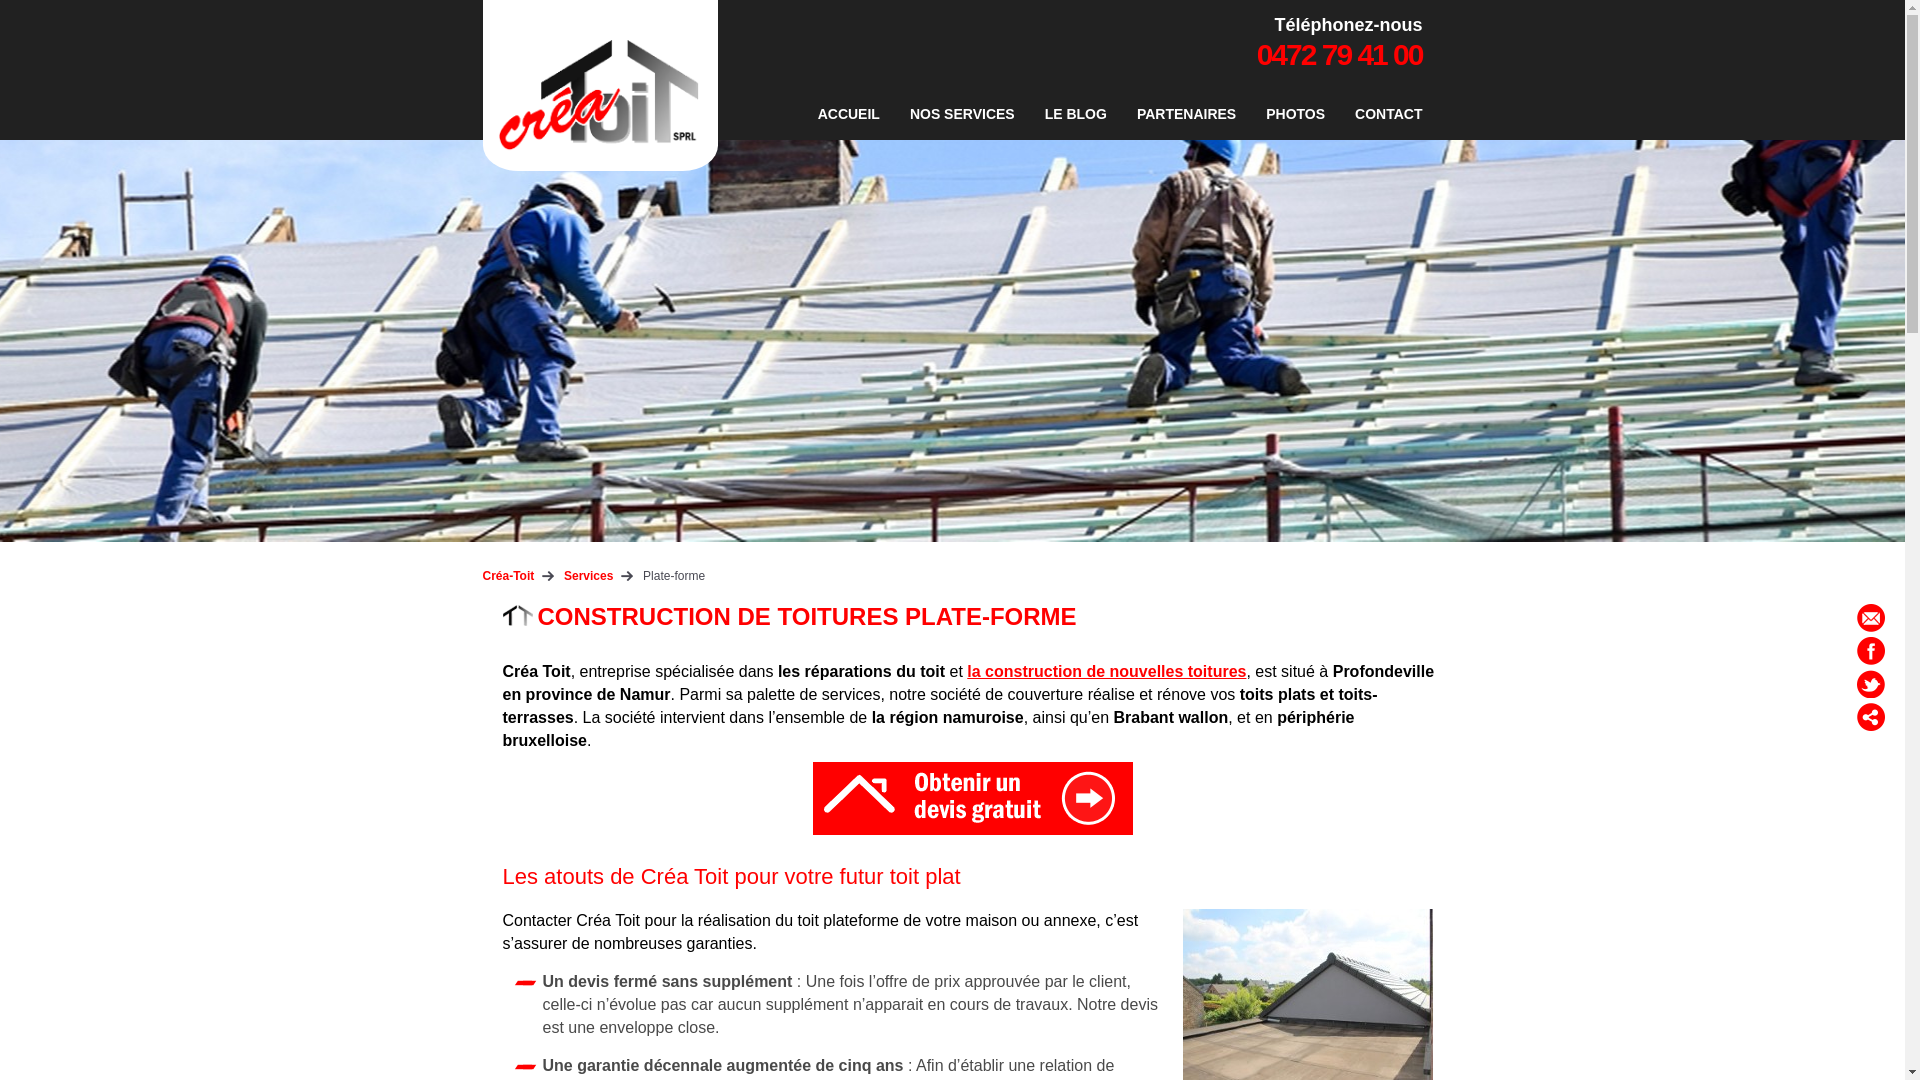  I want to click on 'CONTACT', so click(1344, 114).